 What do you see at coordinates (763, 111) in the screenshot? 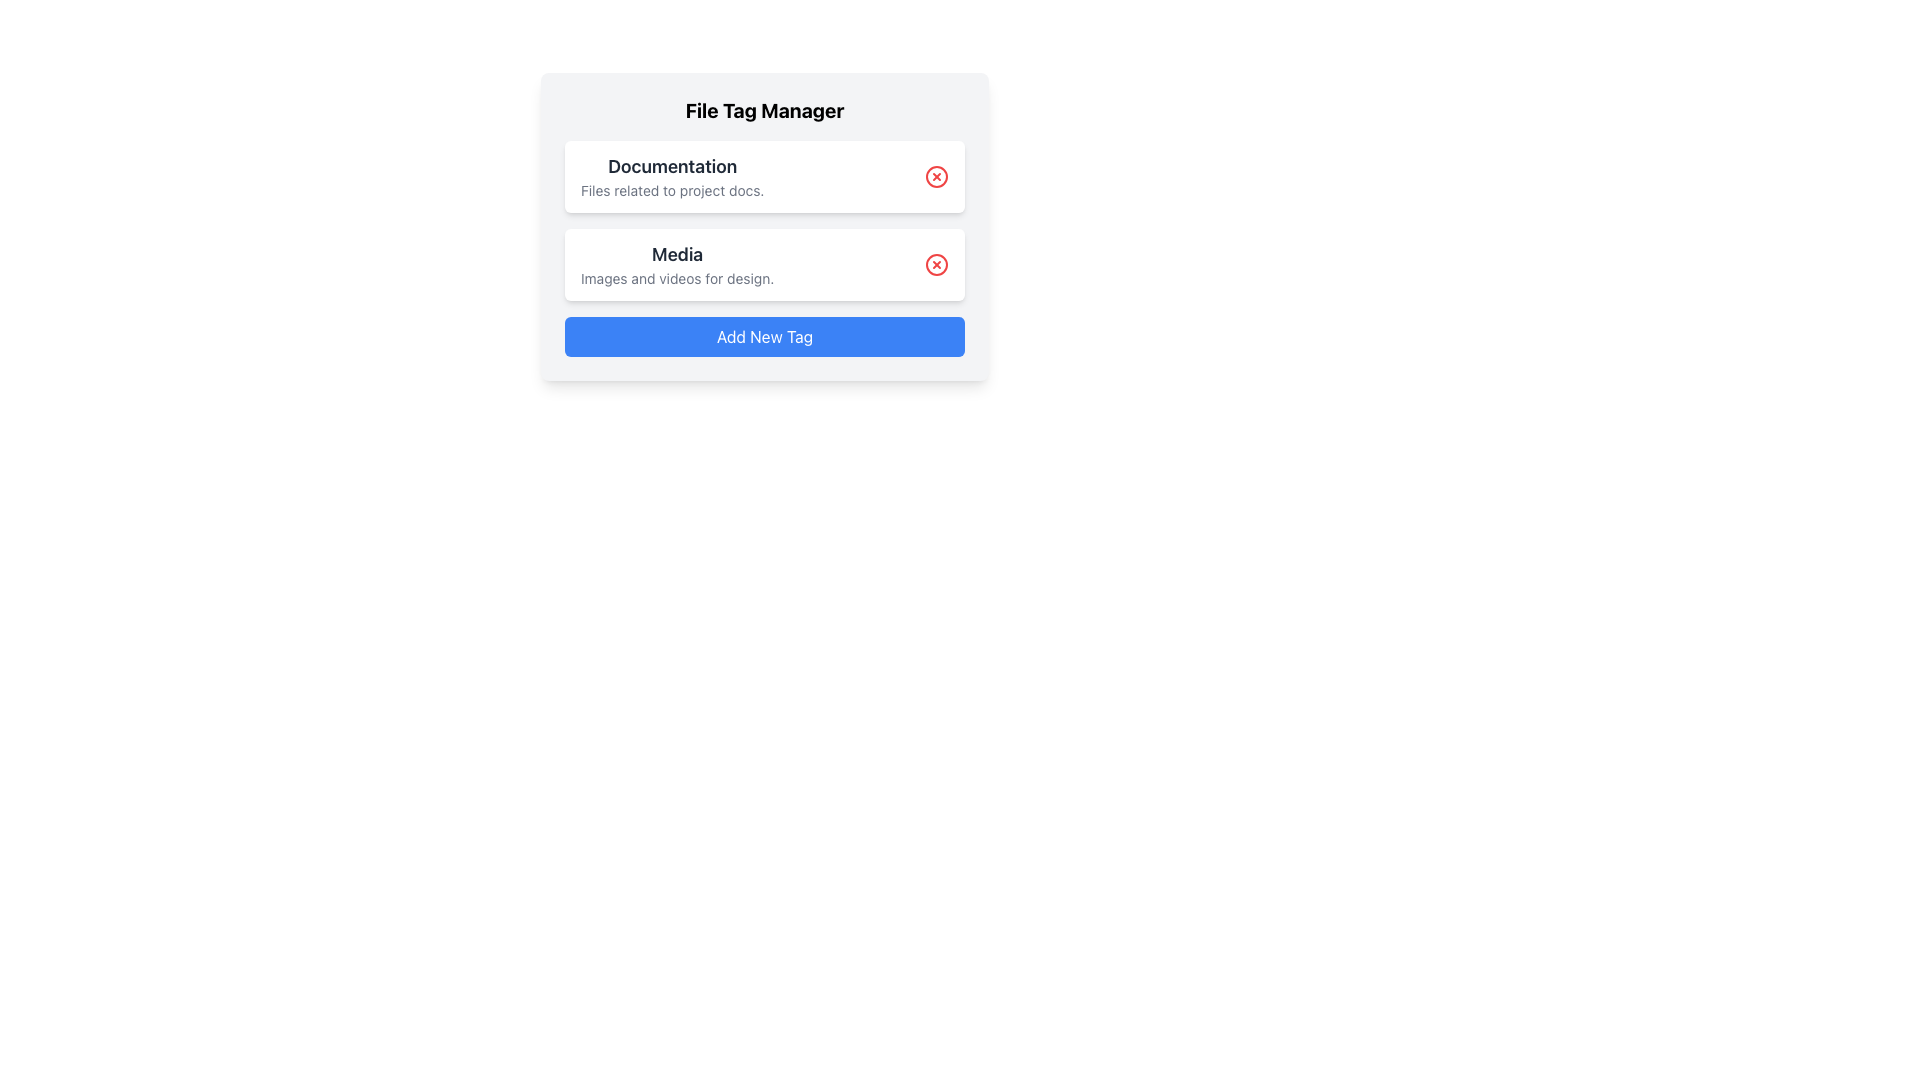
I see `the Header text titled 'File Tag Manager' which is displayed in a large, bold font at the top of the card` at bounding box center [763, 111].